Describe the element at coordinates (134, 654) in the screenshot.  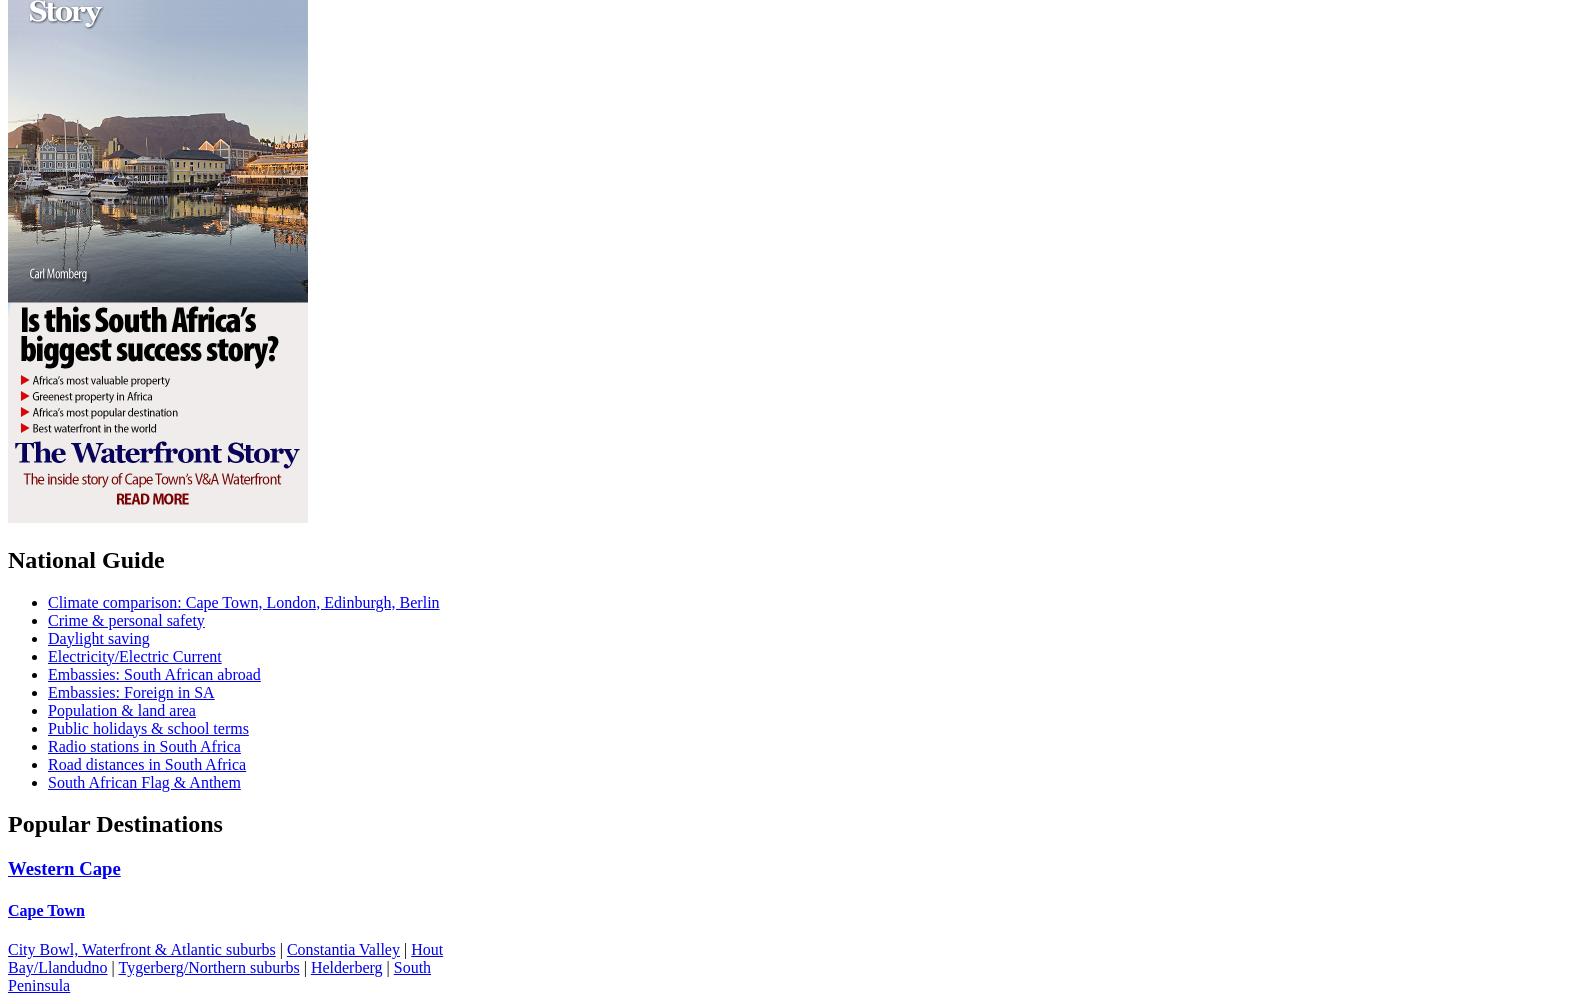
I see `'Electricity/Electric Current'` at that location.